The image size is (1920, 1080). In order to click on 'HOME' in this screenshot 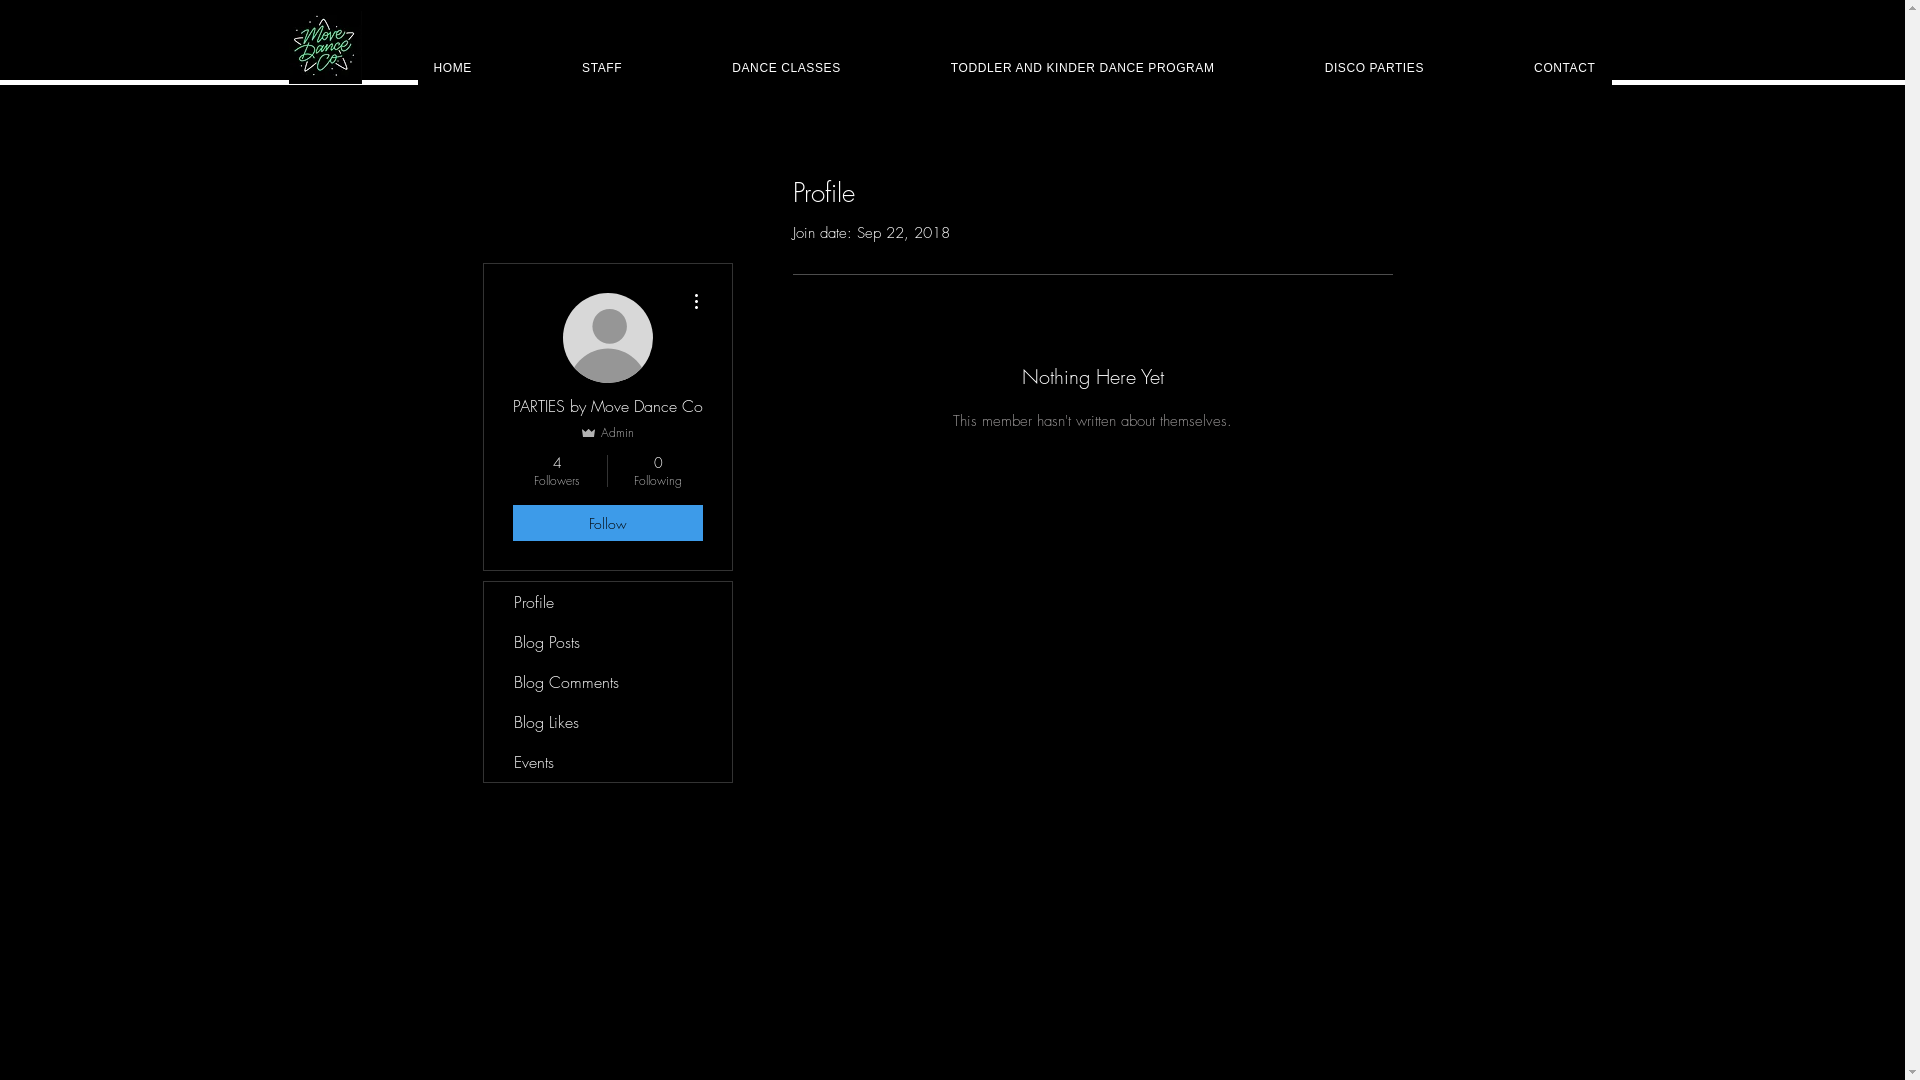, I will do `click(452, 67)`.